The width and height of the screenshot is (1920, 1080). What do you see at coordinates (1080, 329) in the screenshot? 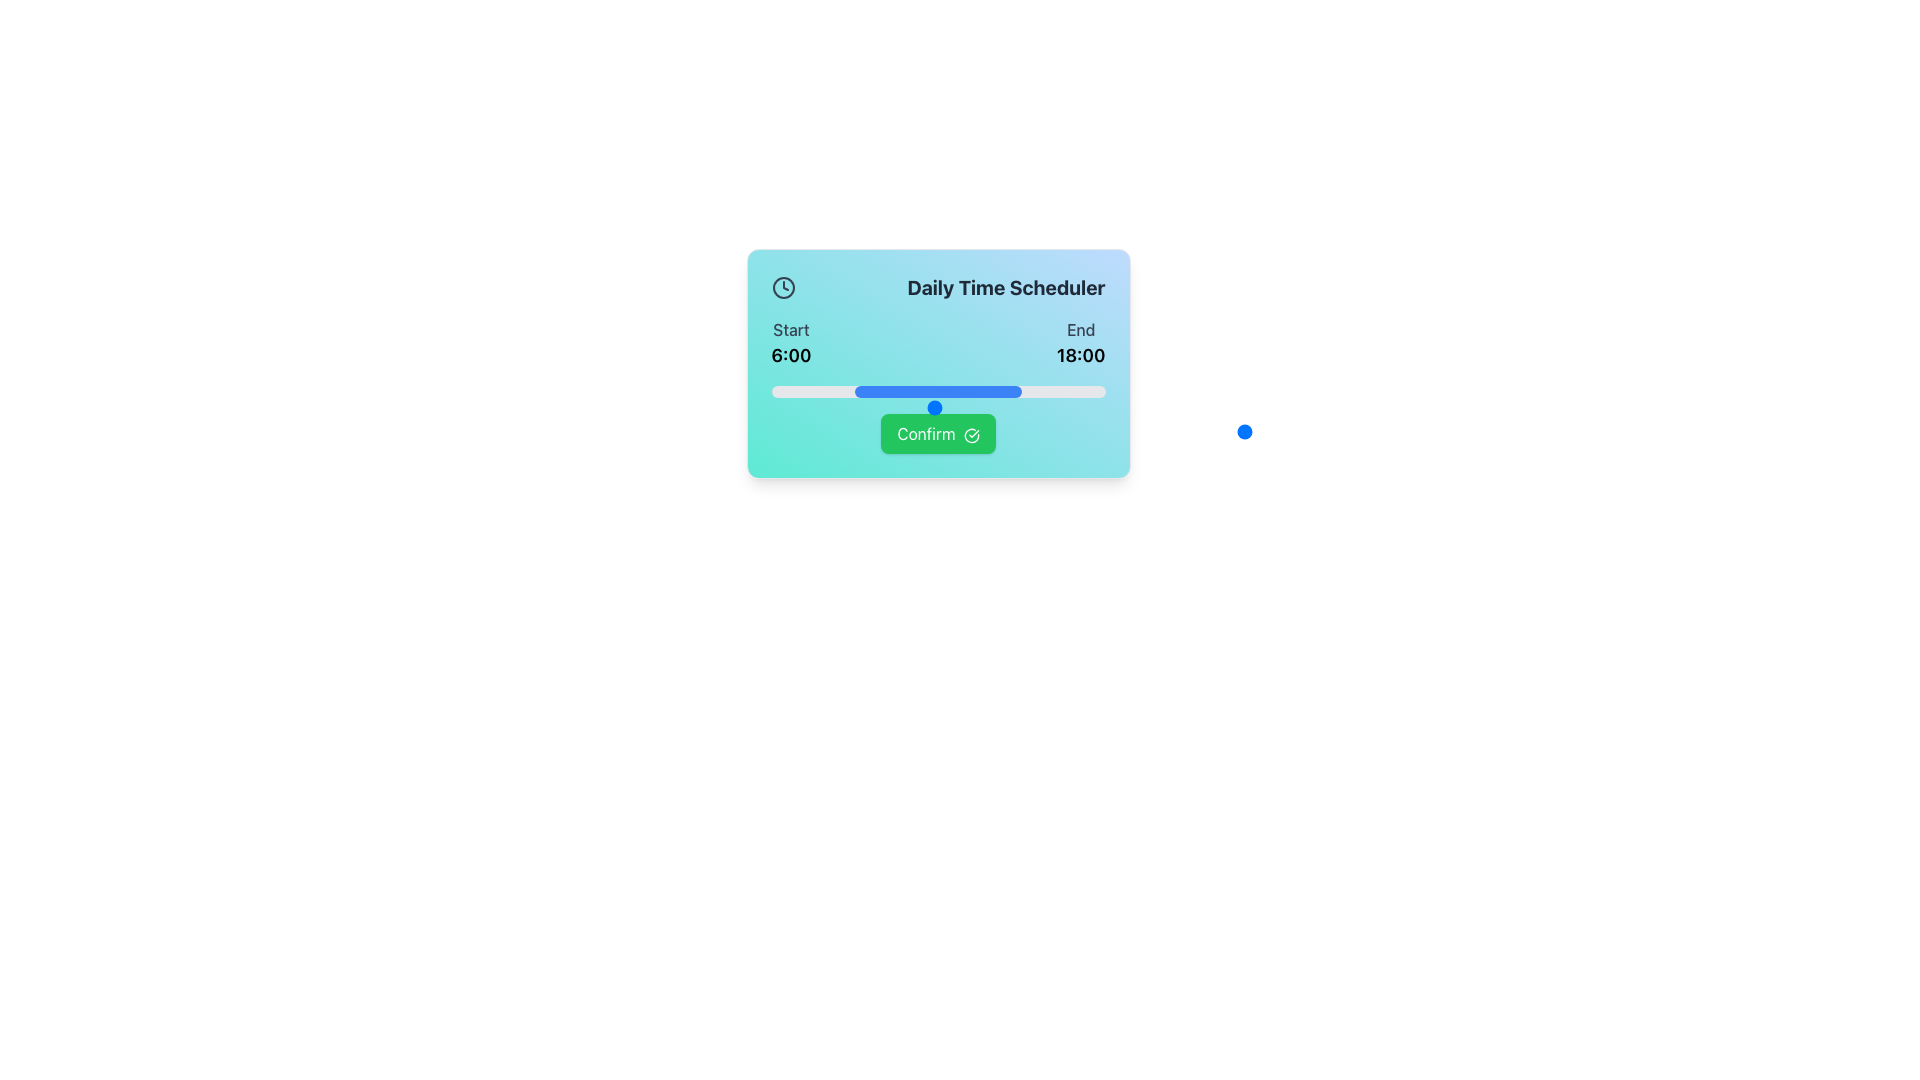
I see `text label displaying 'End' in gray font, positioned at the upper-right of the blue-tinted card above '18:00'` at bounding box center [1080, 329].